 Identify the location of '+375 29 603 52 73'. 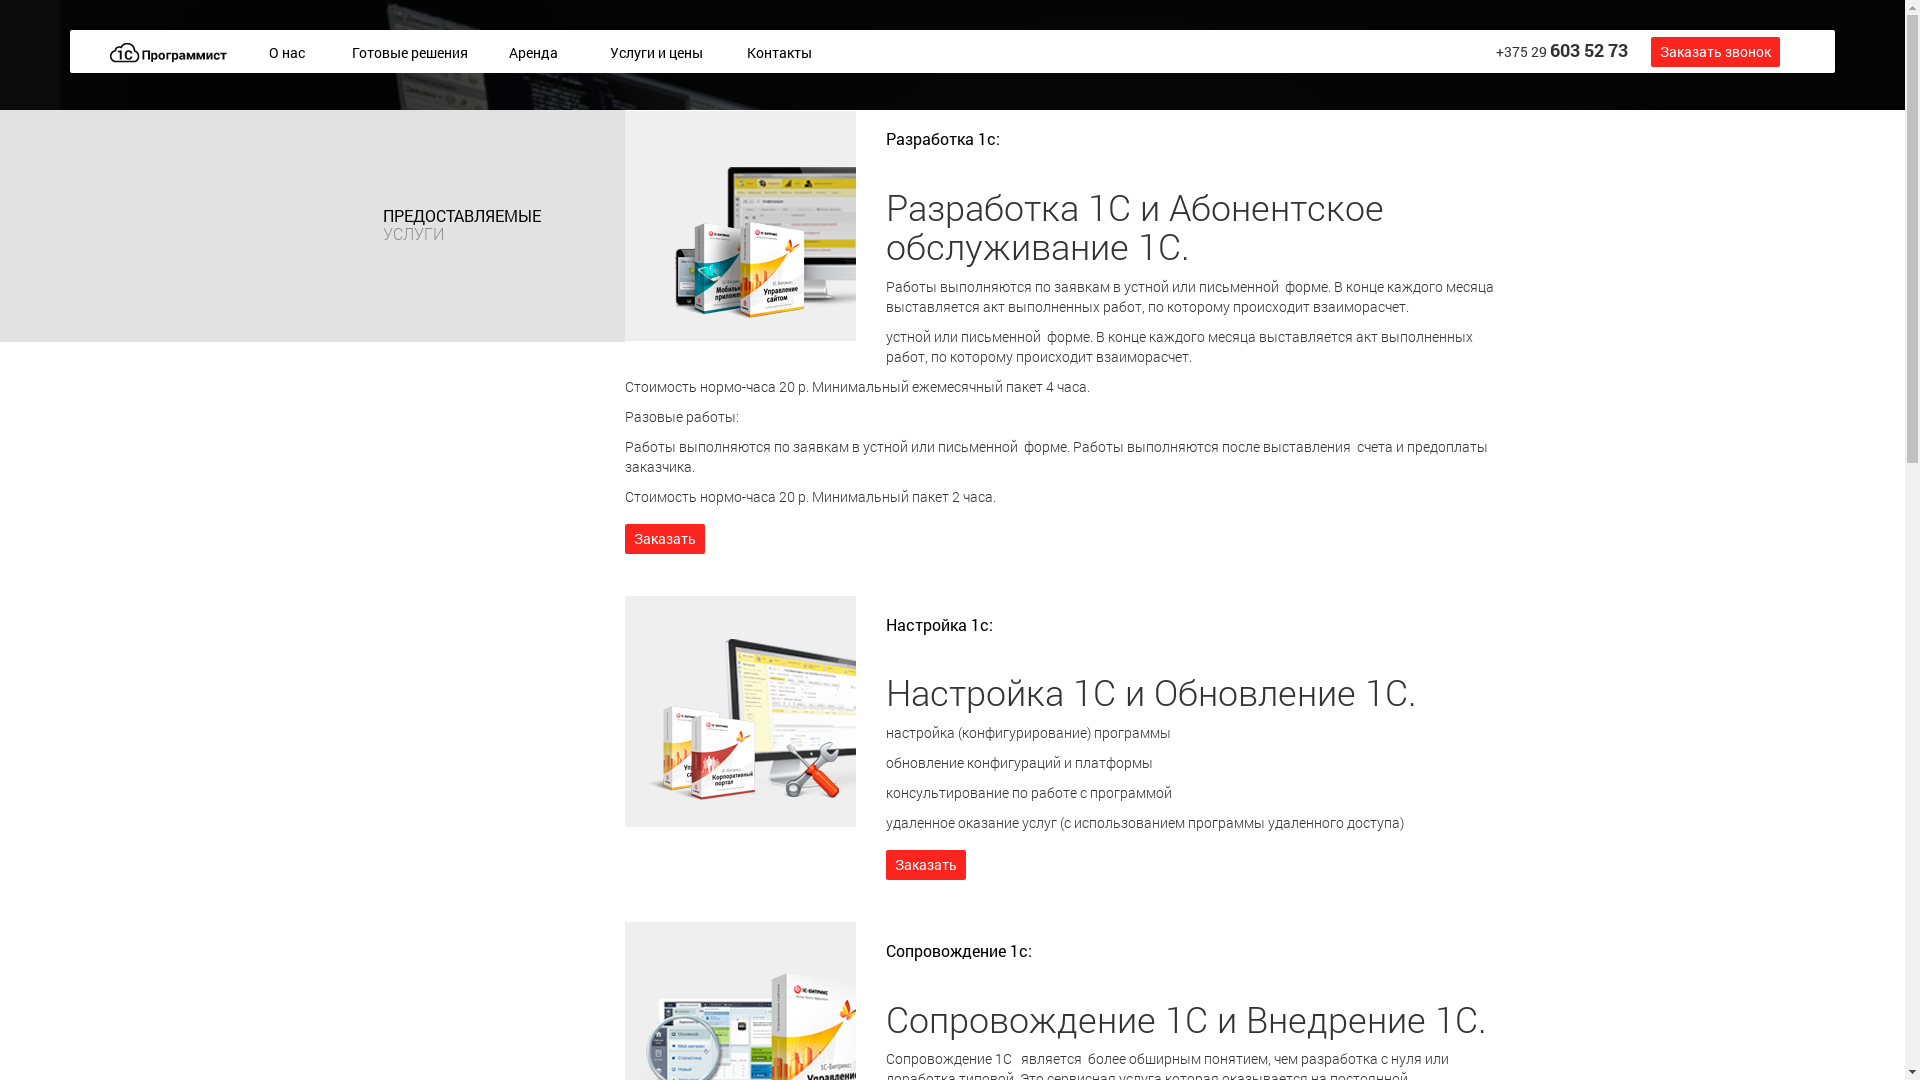
(1560, 49).